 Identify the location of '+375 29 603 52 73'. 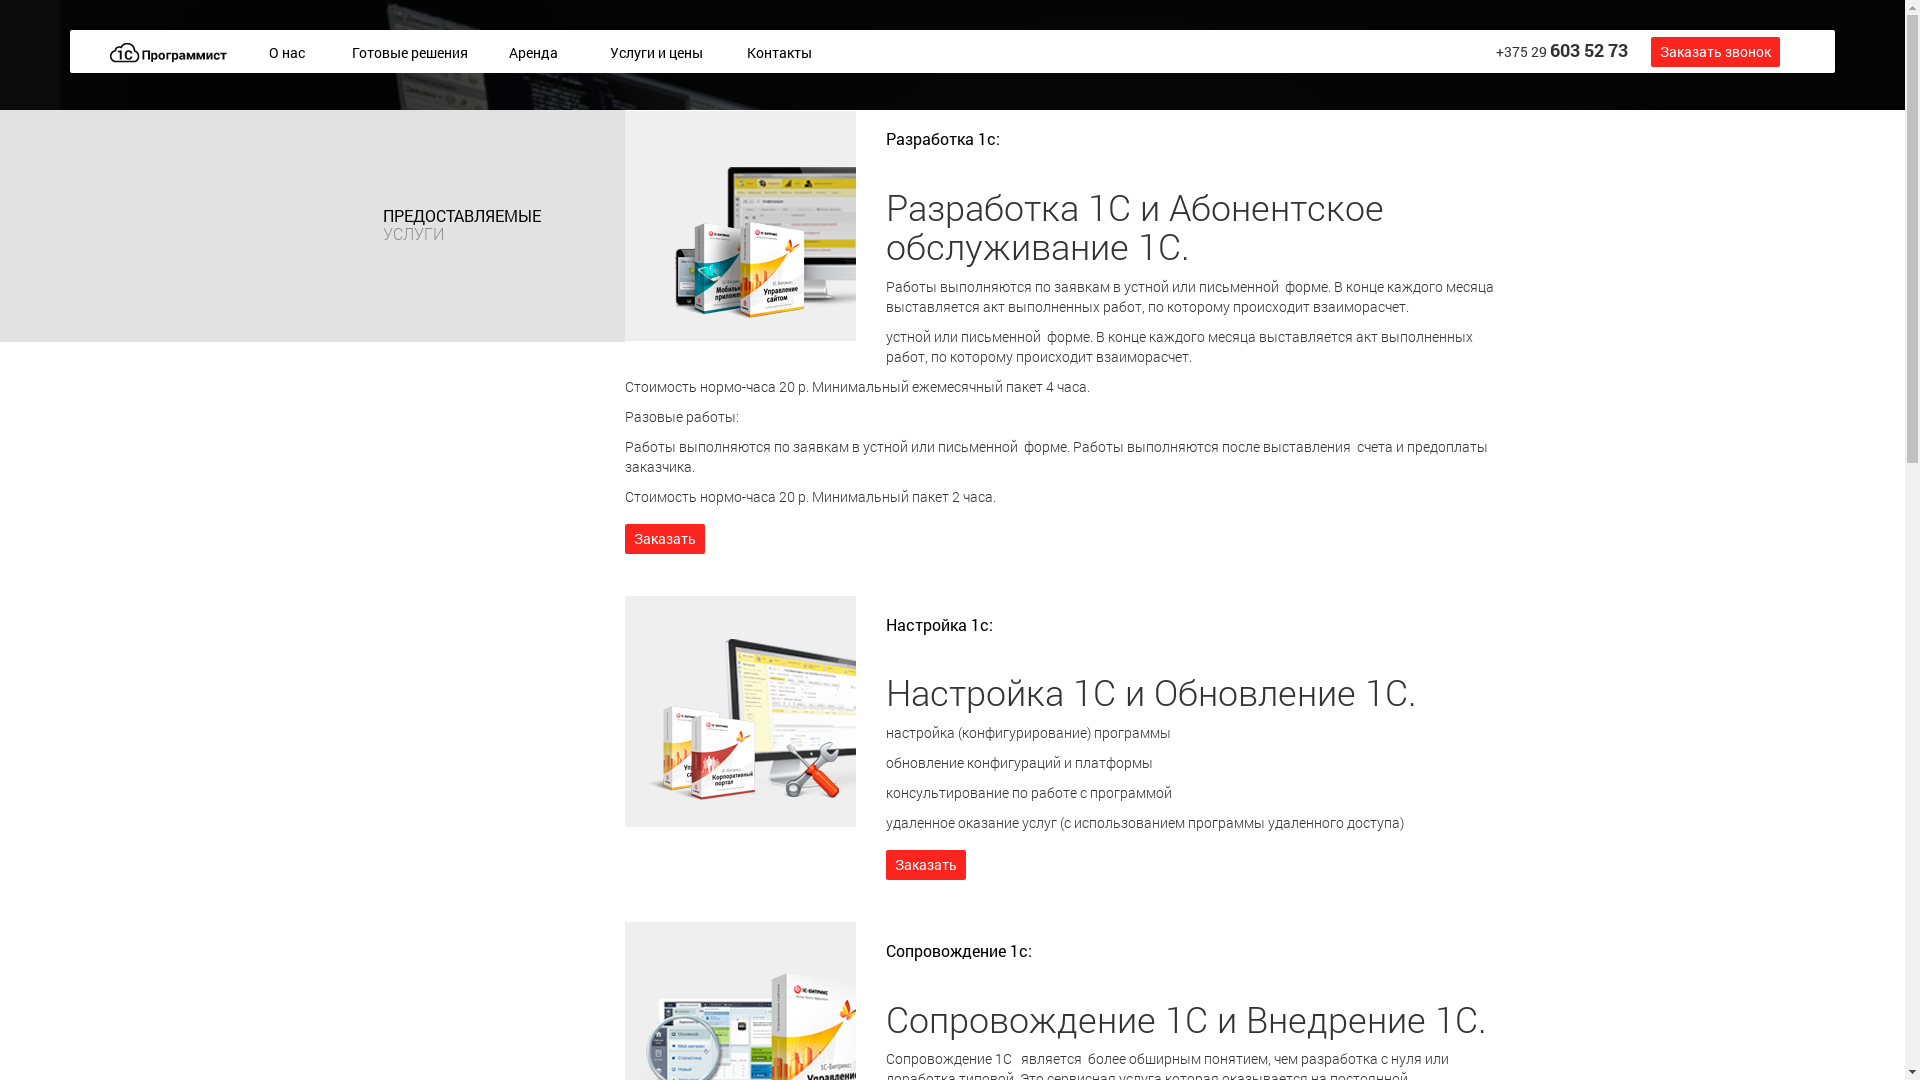
(1560, 49).